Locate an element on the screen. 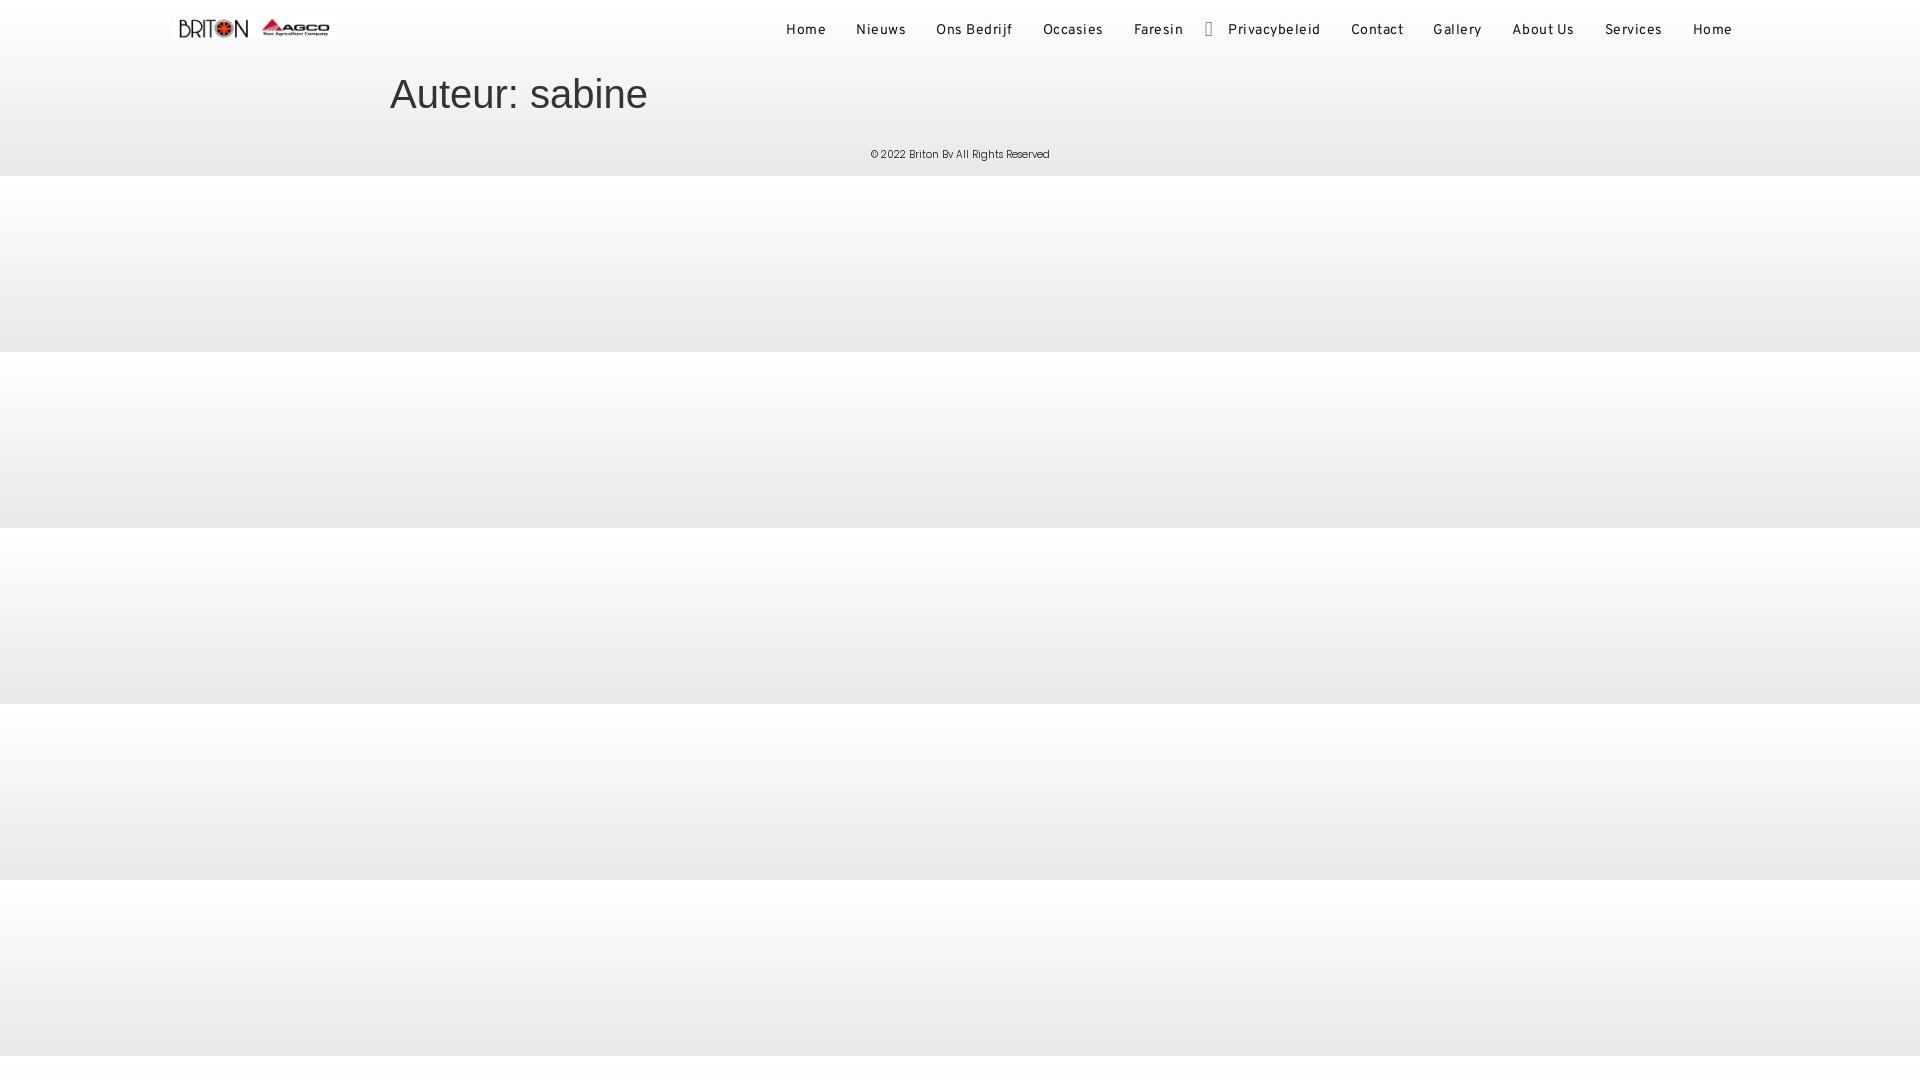  'Home' is located at coordinates (806, 30).